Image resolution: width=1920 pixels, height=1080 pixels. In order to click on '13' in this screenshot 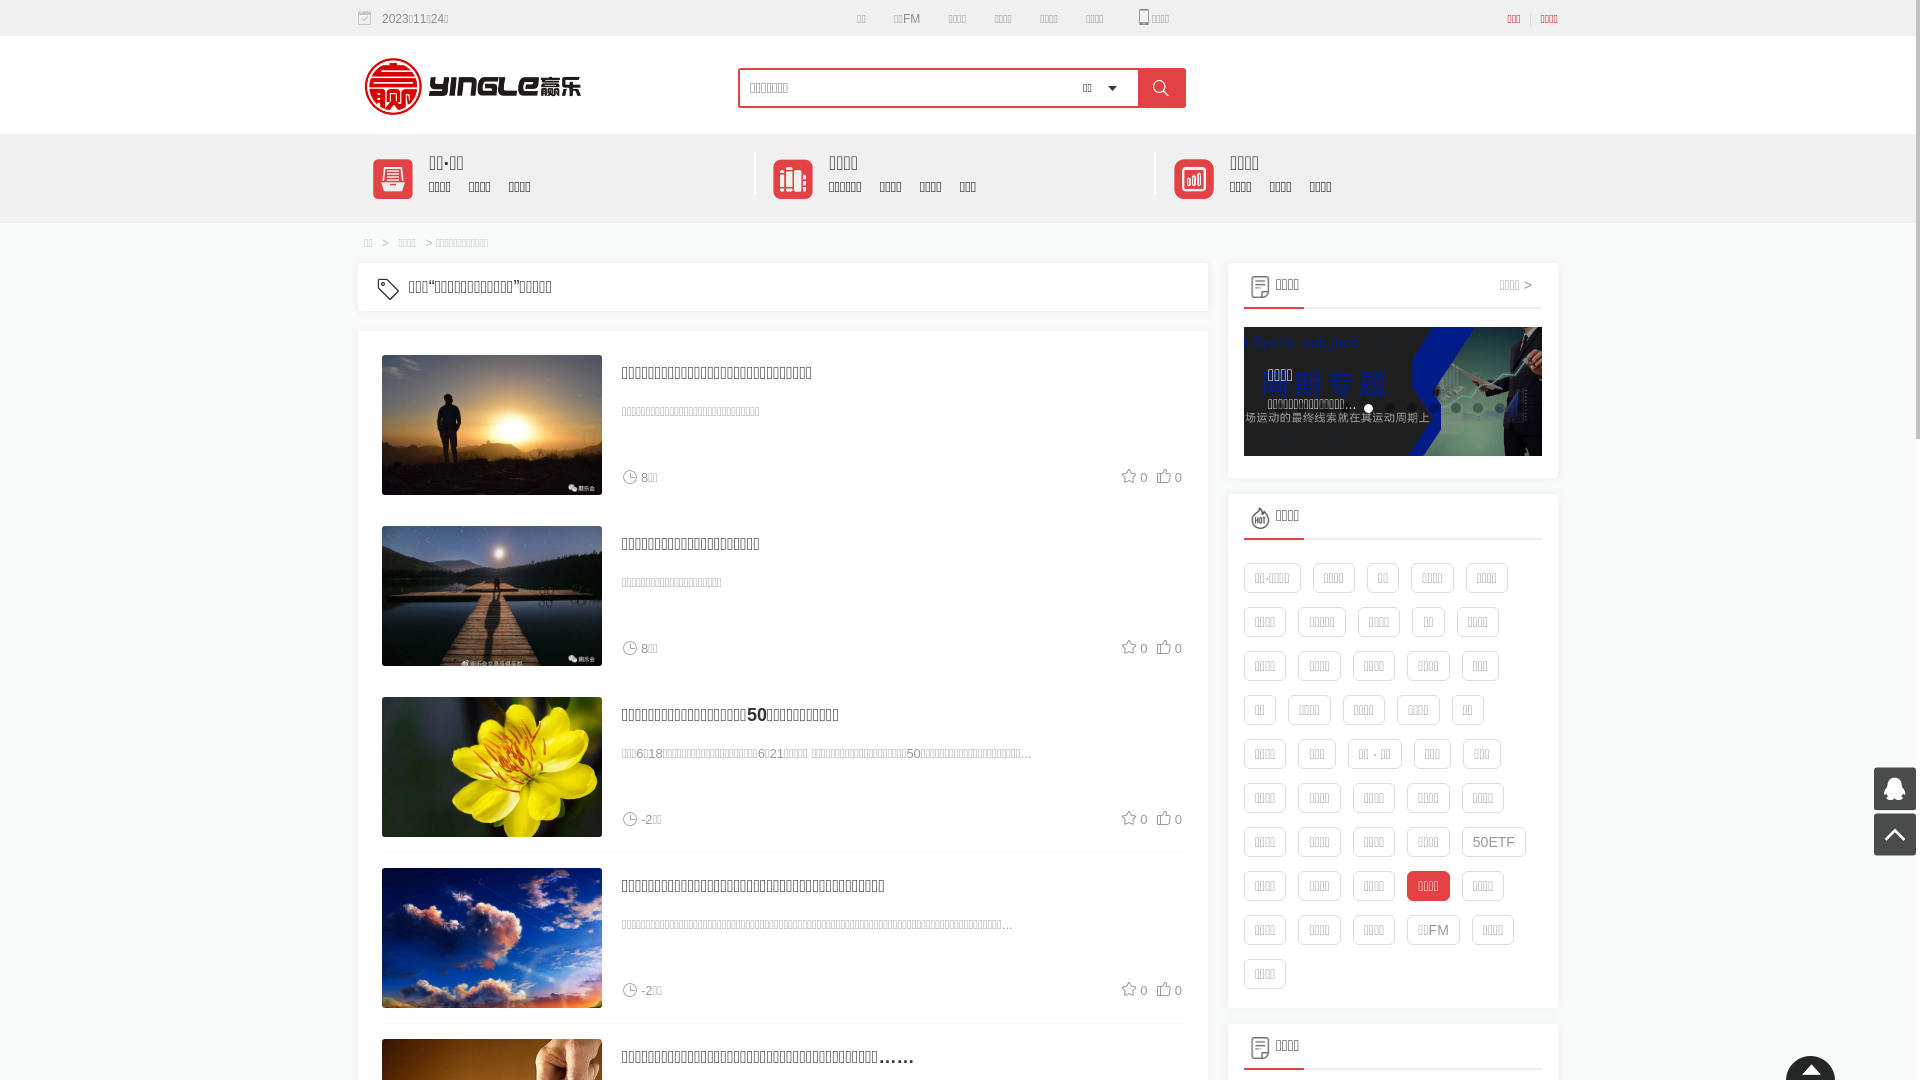, I will do `click(1520, 441)`.